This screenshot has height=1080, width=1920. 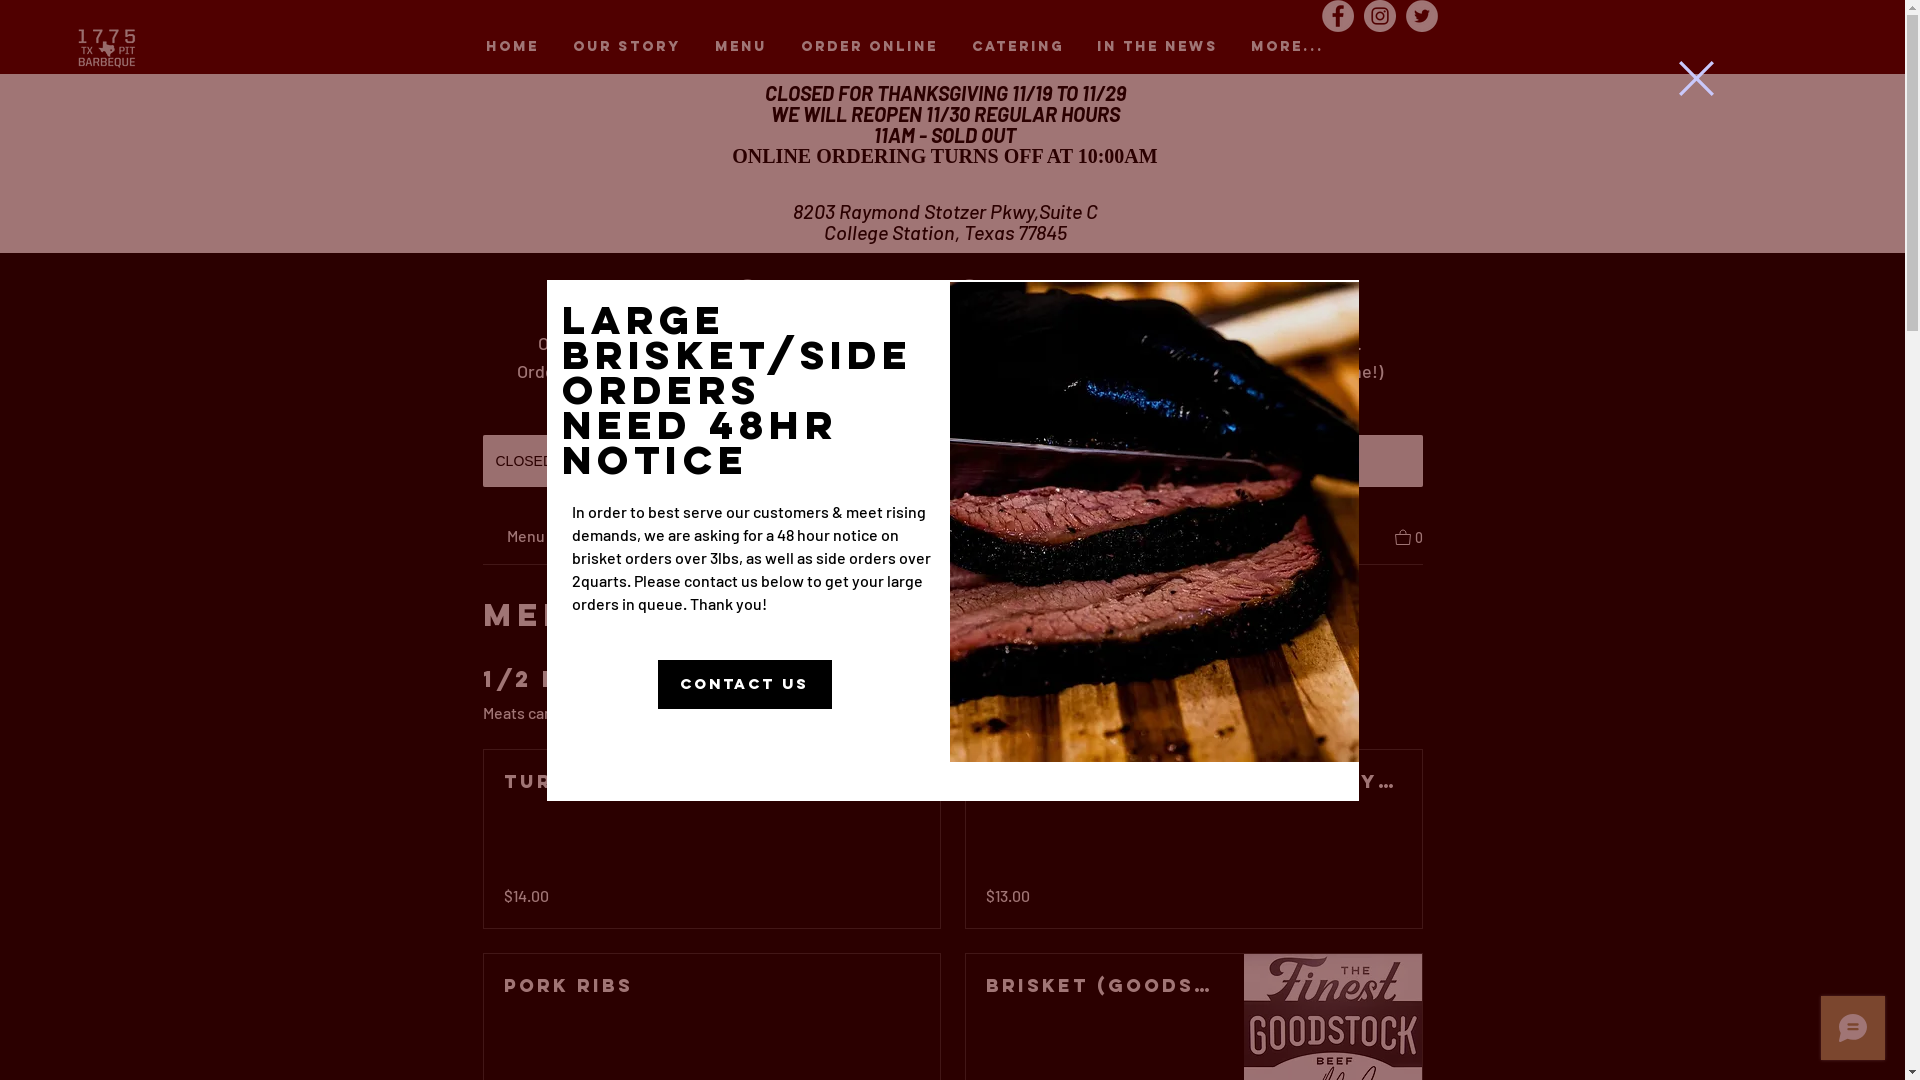 I want to click on '0', so click(x=1406, y=534).